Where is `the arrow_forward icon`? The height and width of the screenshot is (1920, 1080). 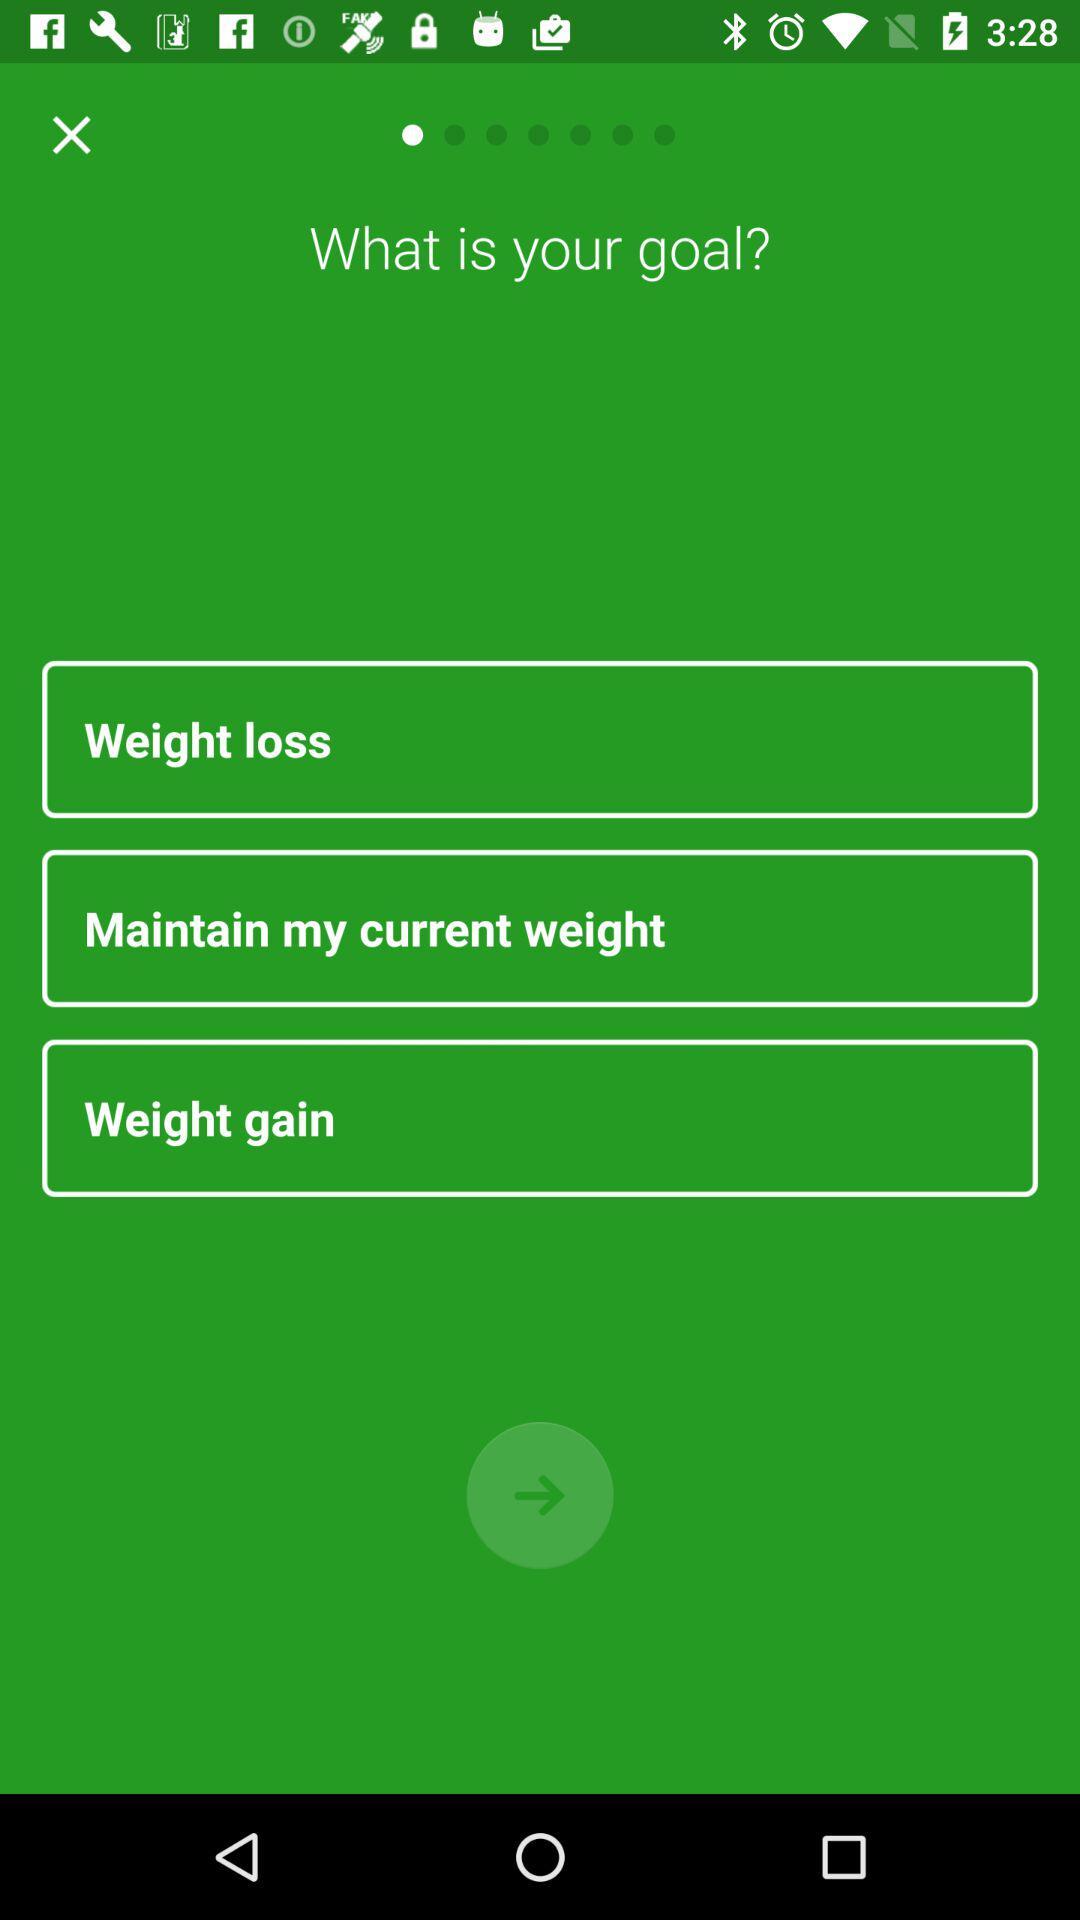 the arrow_forward icon is located at coordinates (540, 1495).